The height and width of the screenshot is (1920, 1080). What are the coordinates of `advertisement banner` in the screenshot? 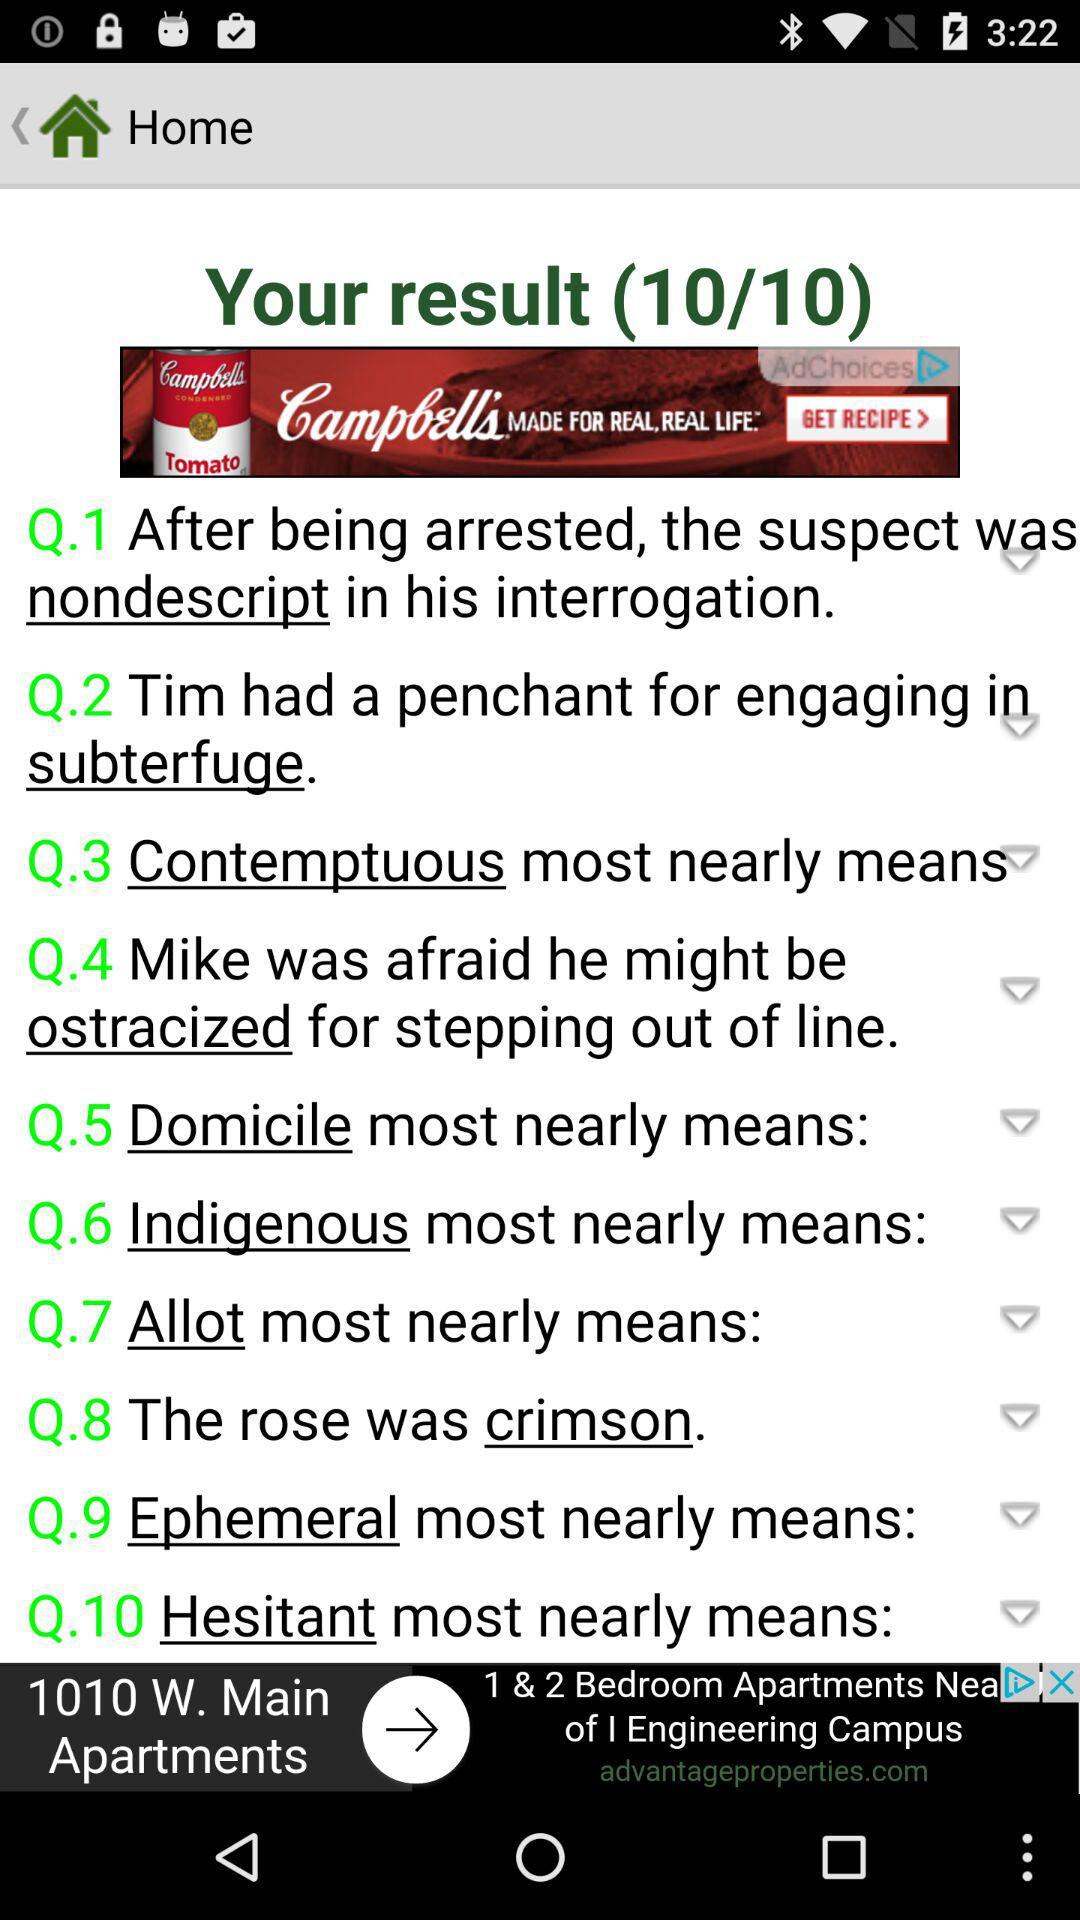 It's located at (540, 411).